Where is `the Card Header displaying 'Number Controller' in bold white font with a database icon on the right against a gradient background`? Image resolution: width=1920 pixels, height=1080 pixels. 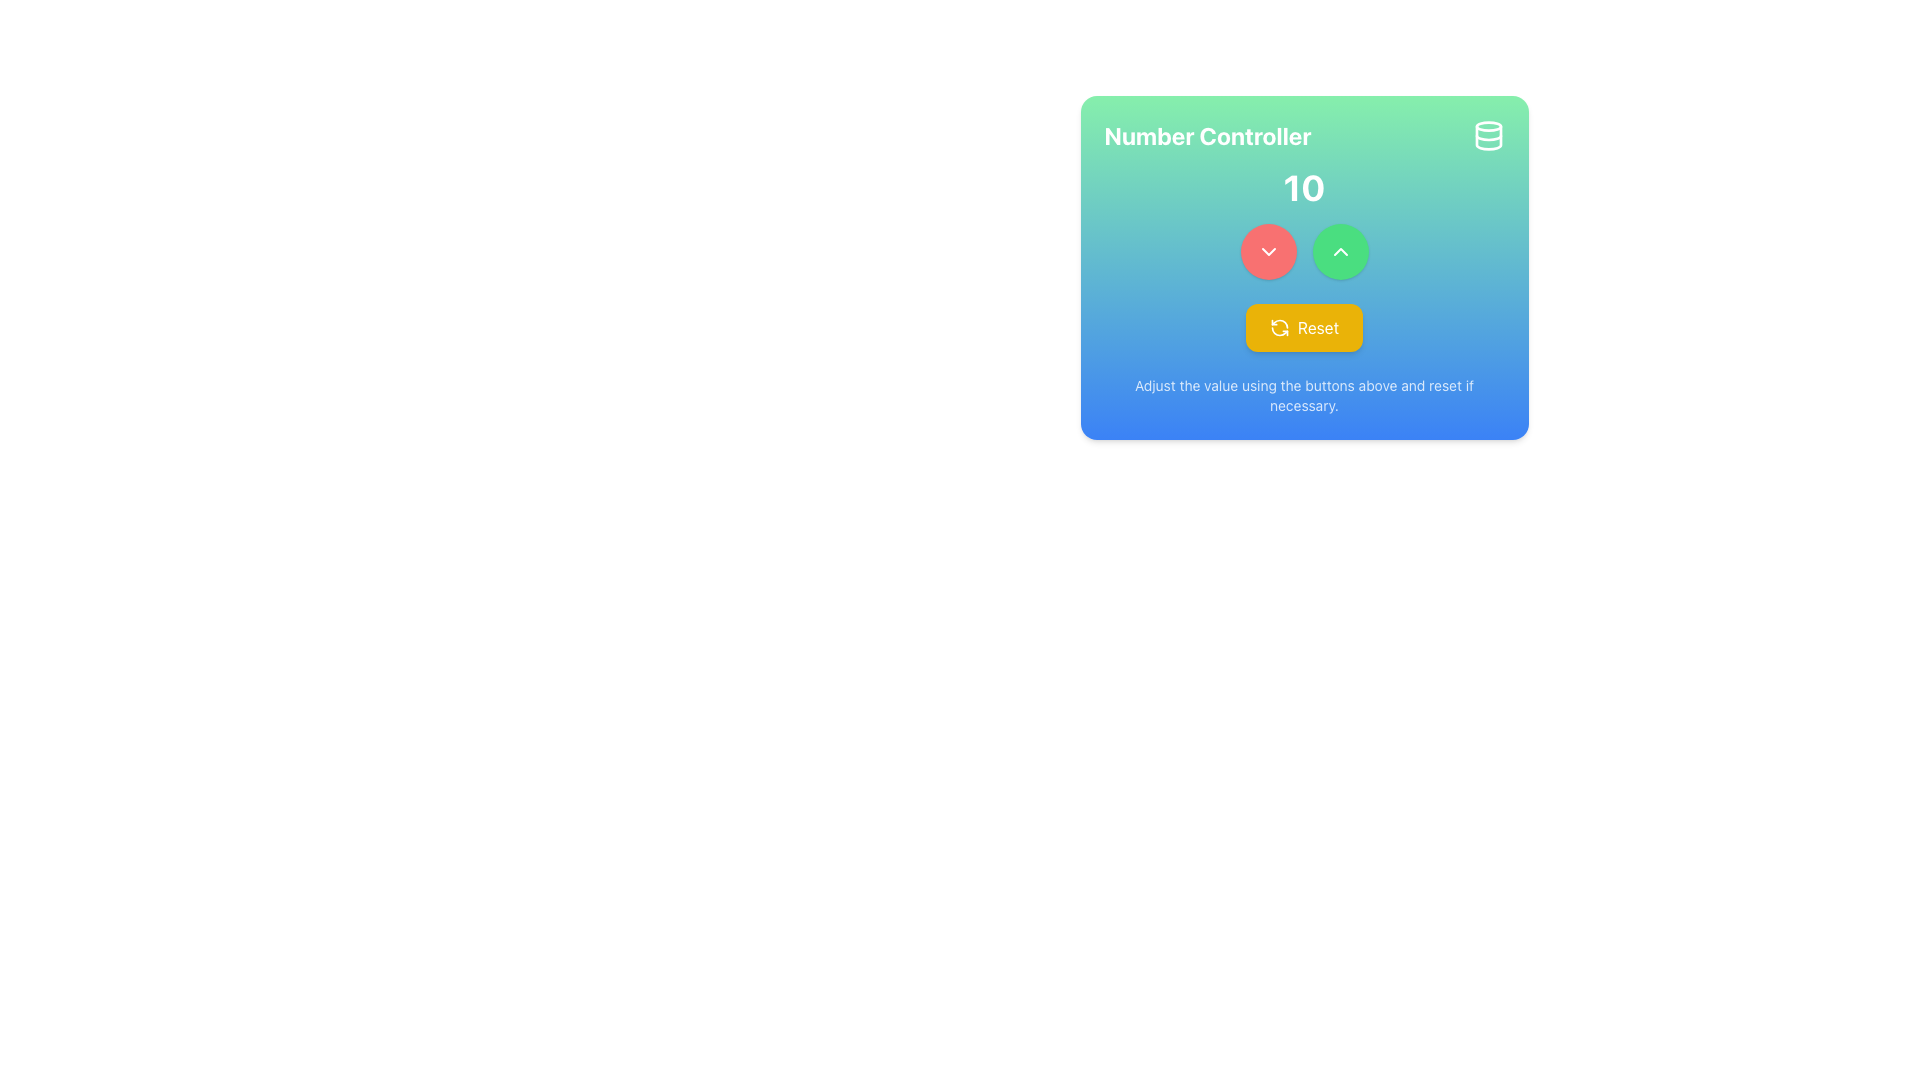
the Card Header displaying 'Number Controller' in bold white font with a database icon on the right against a gradient background is located at coordinates (1304, 135).